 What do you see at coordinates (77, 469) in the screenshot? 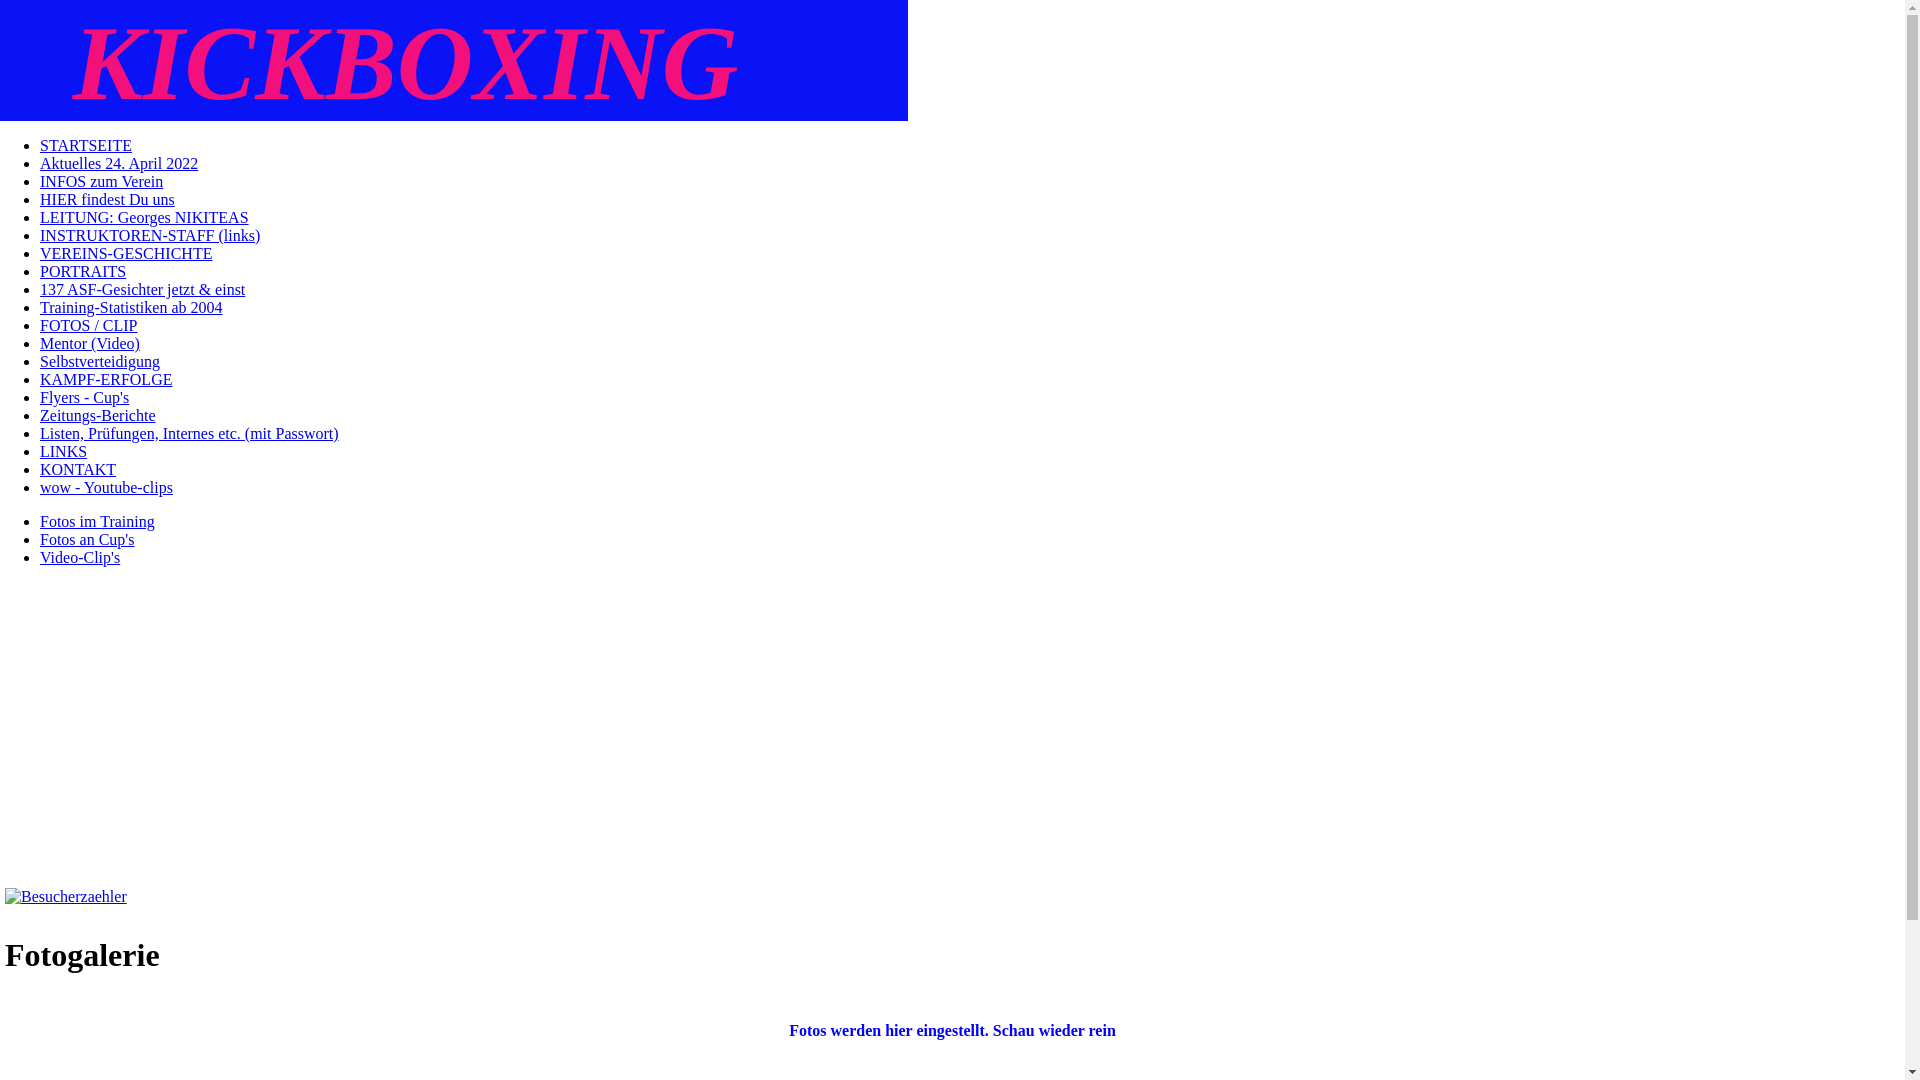
I see `'KONTAKT'` at bounding box center [77, 469].